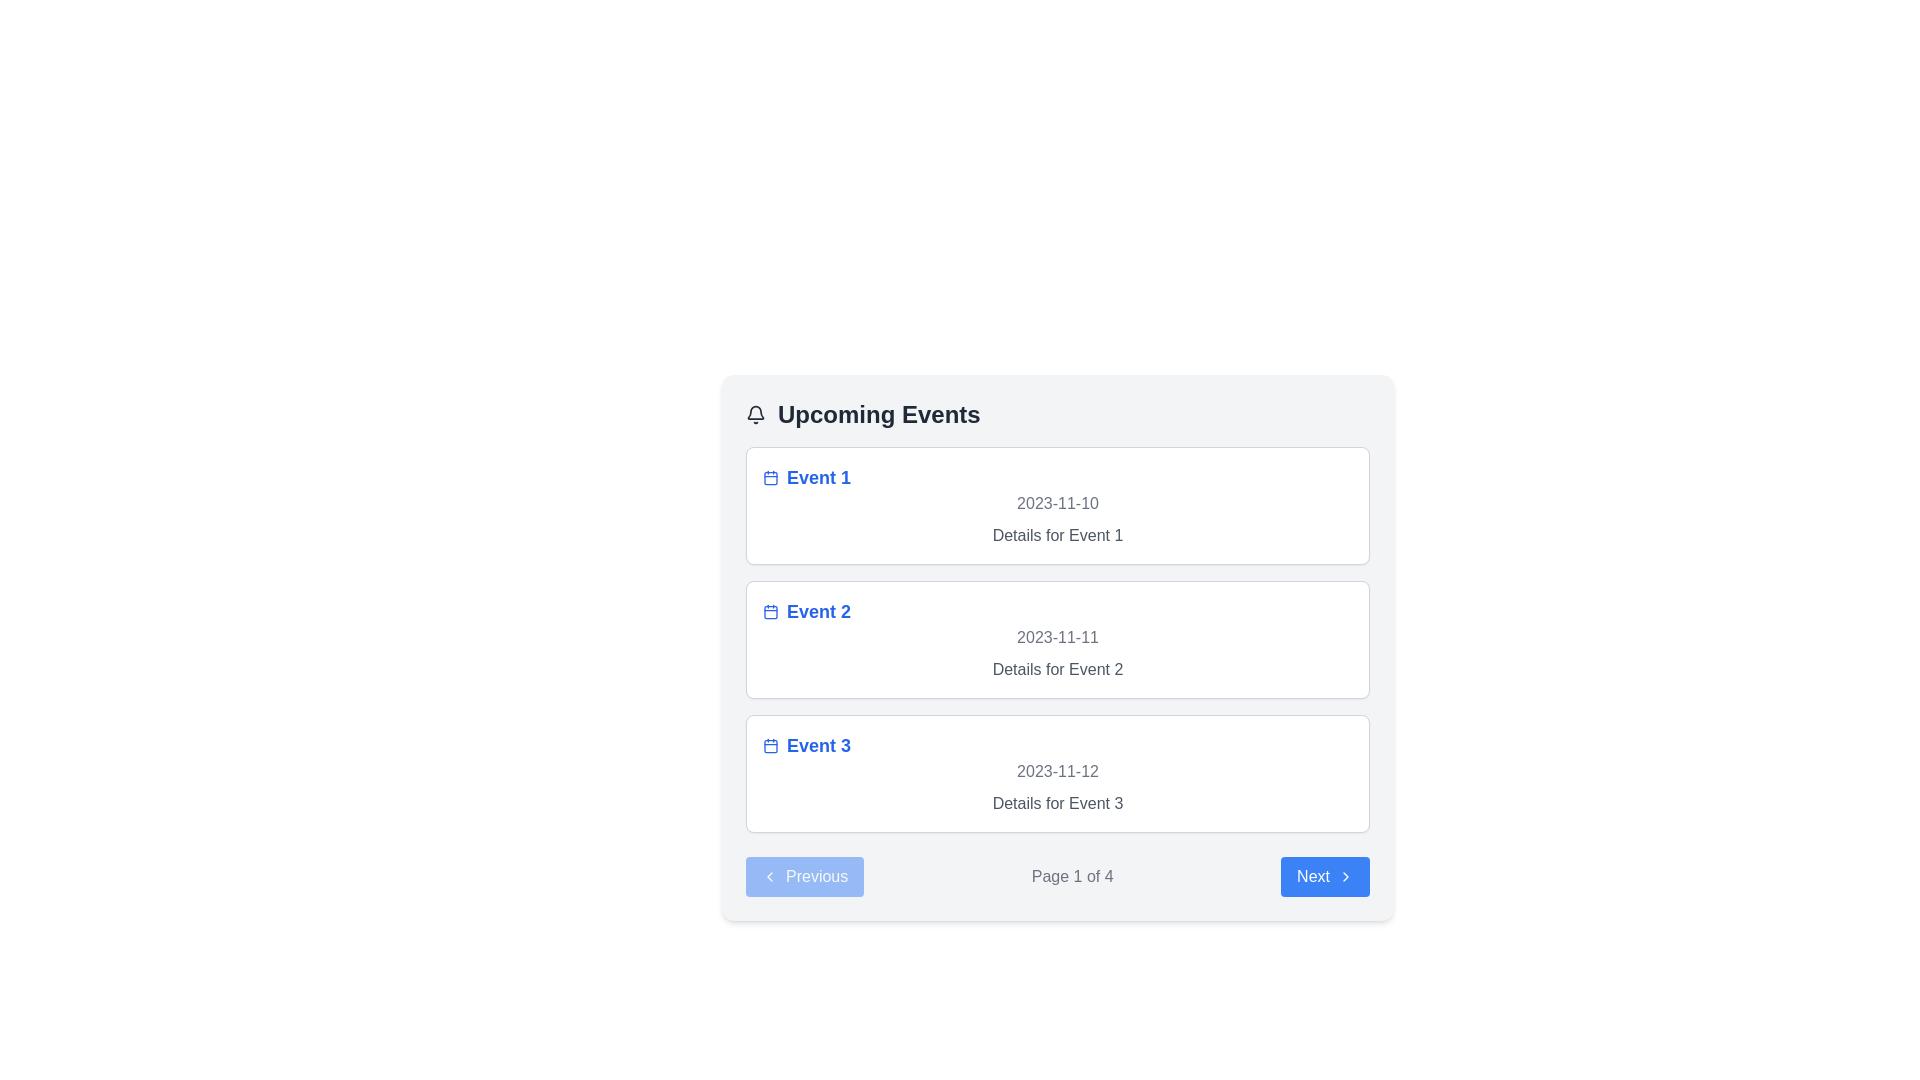  Describe the element at coordinates (805, 875) in the screenshot. I see `the 'Previous' button, which has a blue background and white text, located in the bottom left of the pagination bar` at that location.